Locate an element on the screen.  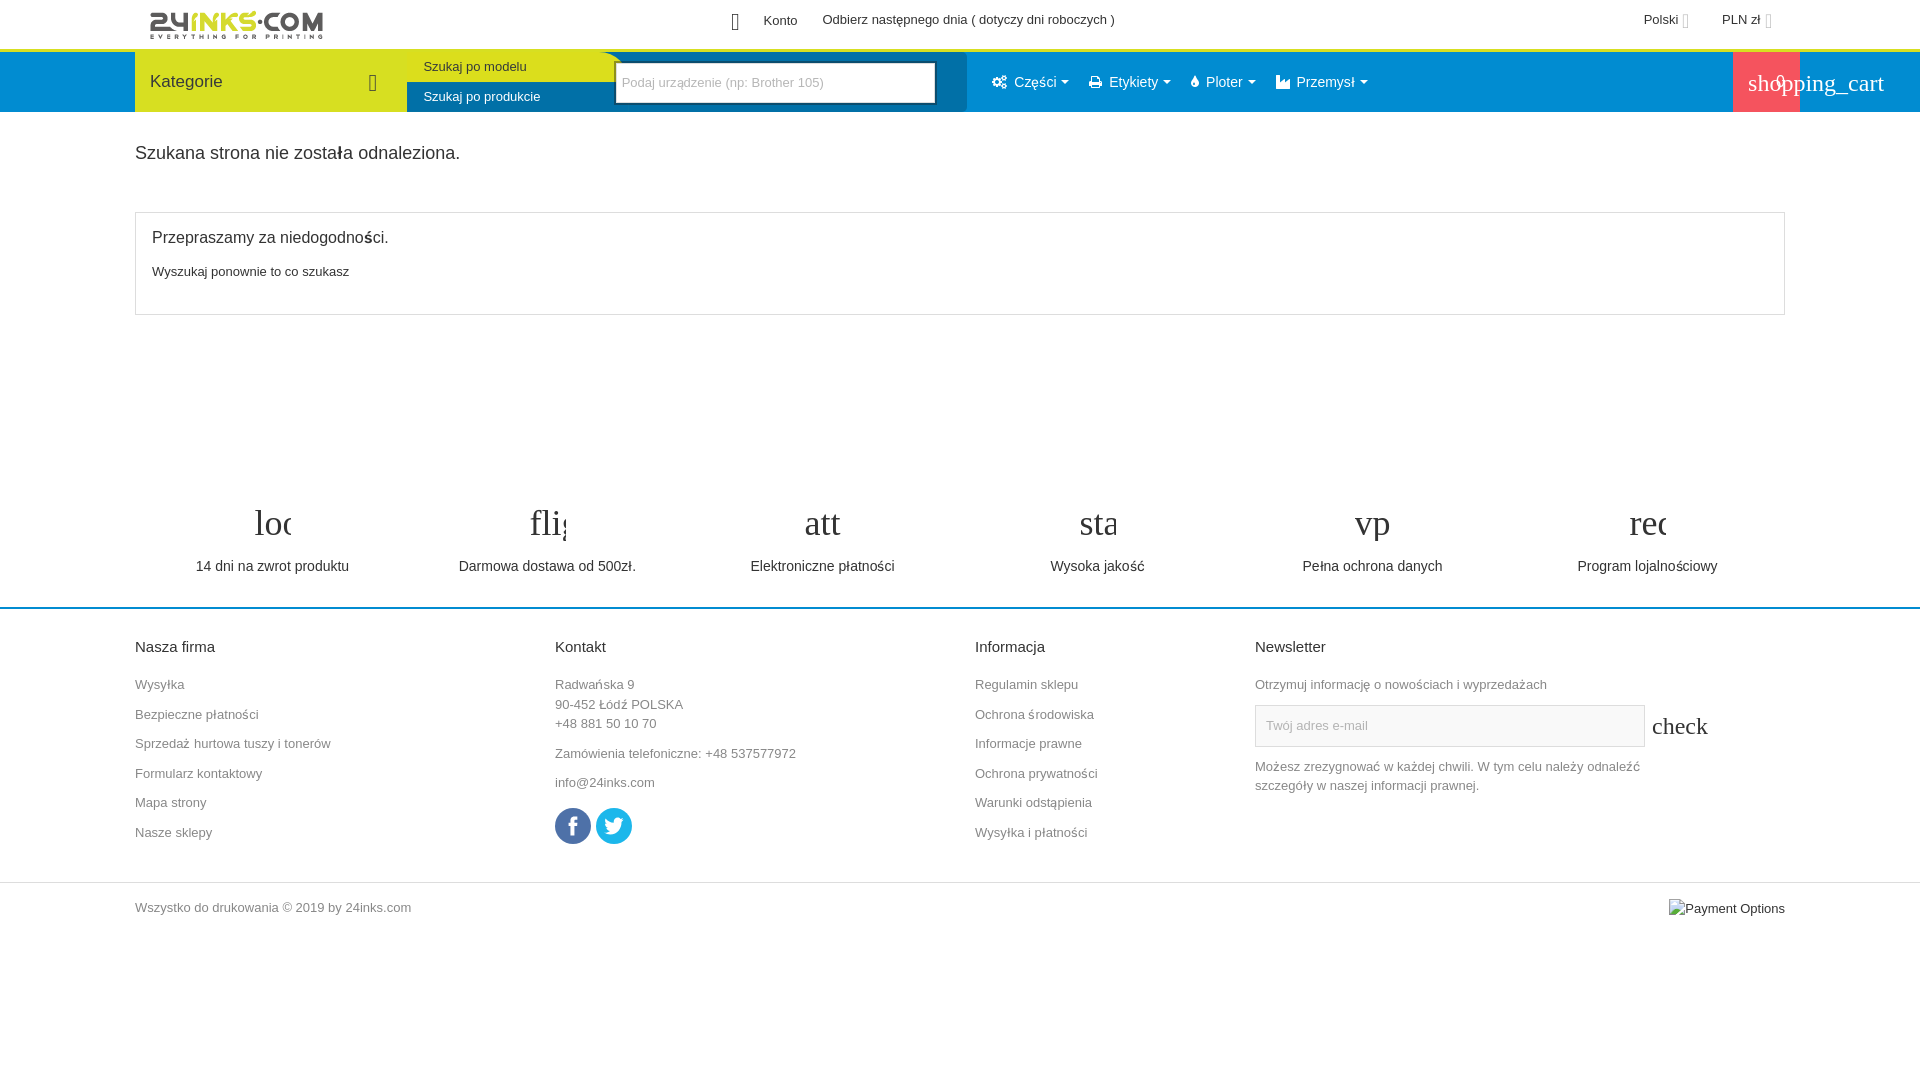
'loop is located at coordinates (271, 540).